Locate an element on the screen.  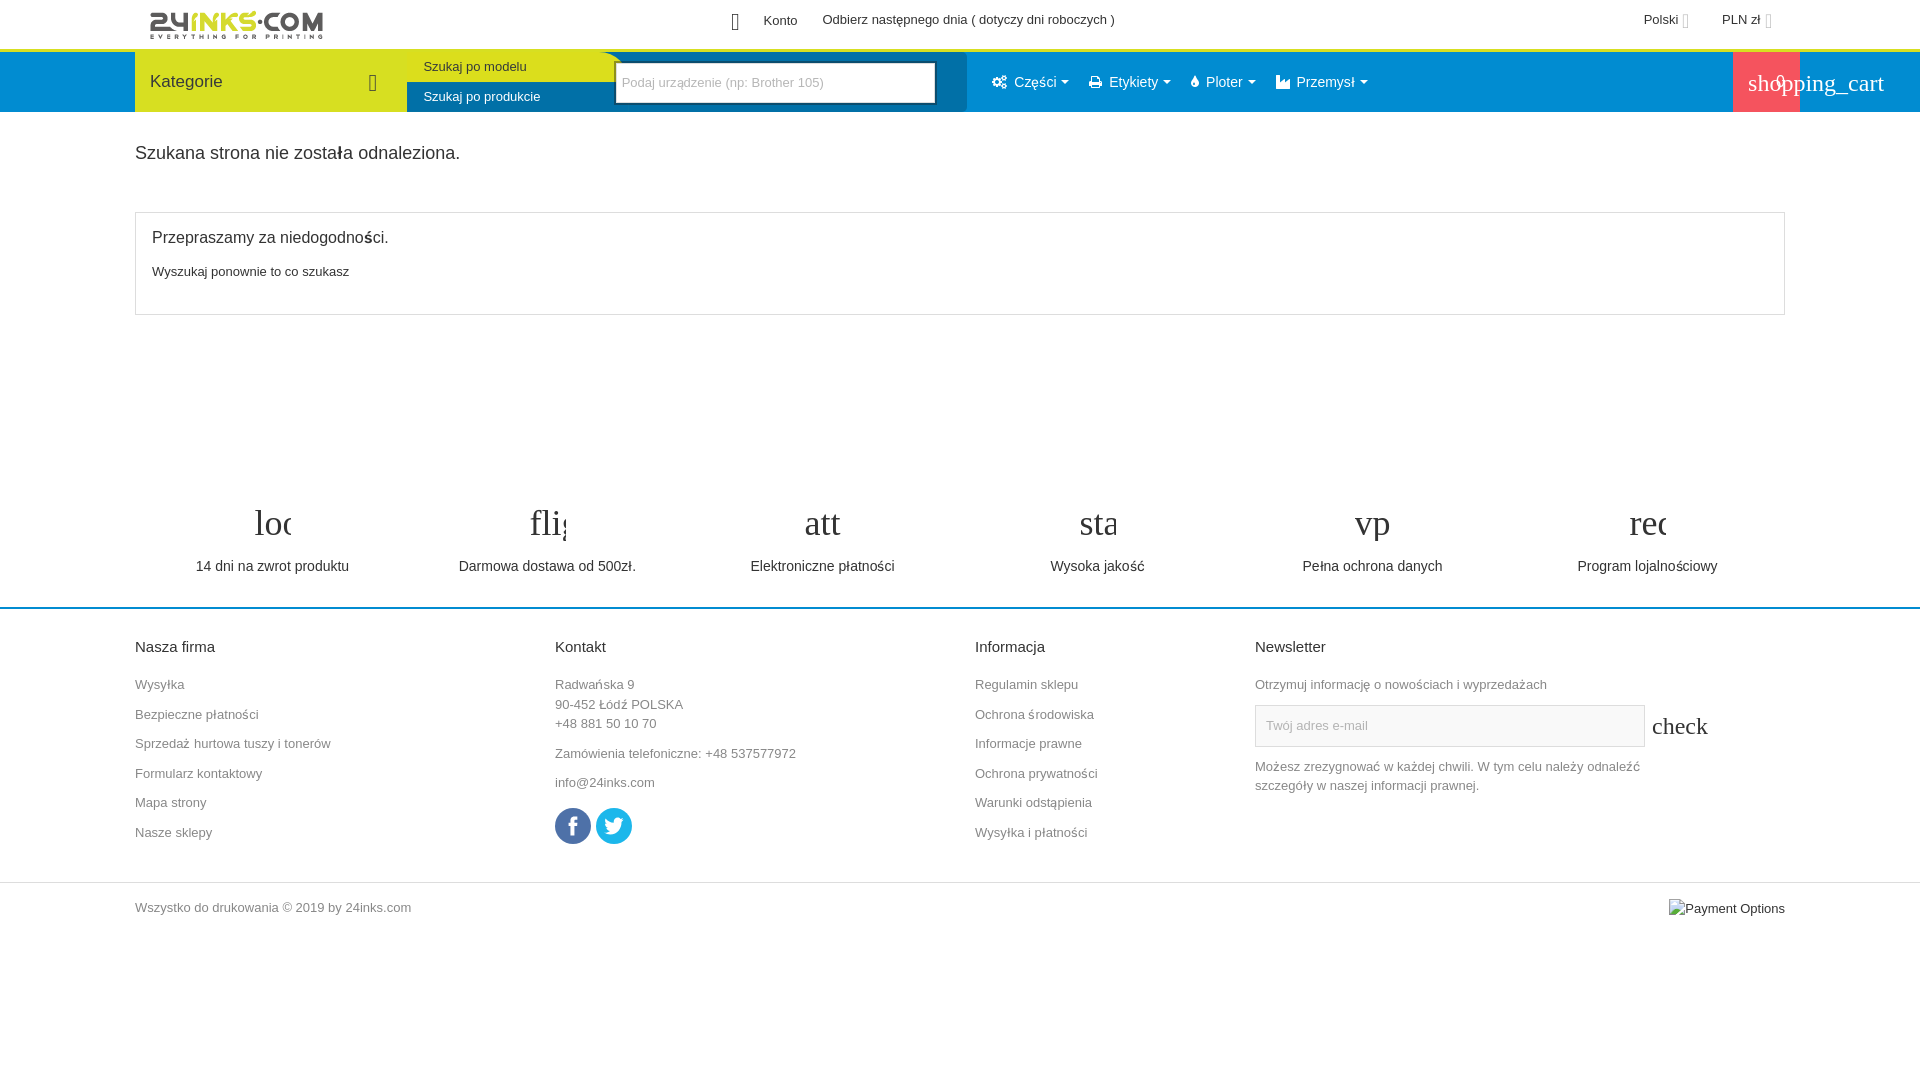
'loop is located at coordinates (271, 540).